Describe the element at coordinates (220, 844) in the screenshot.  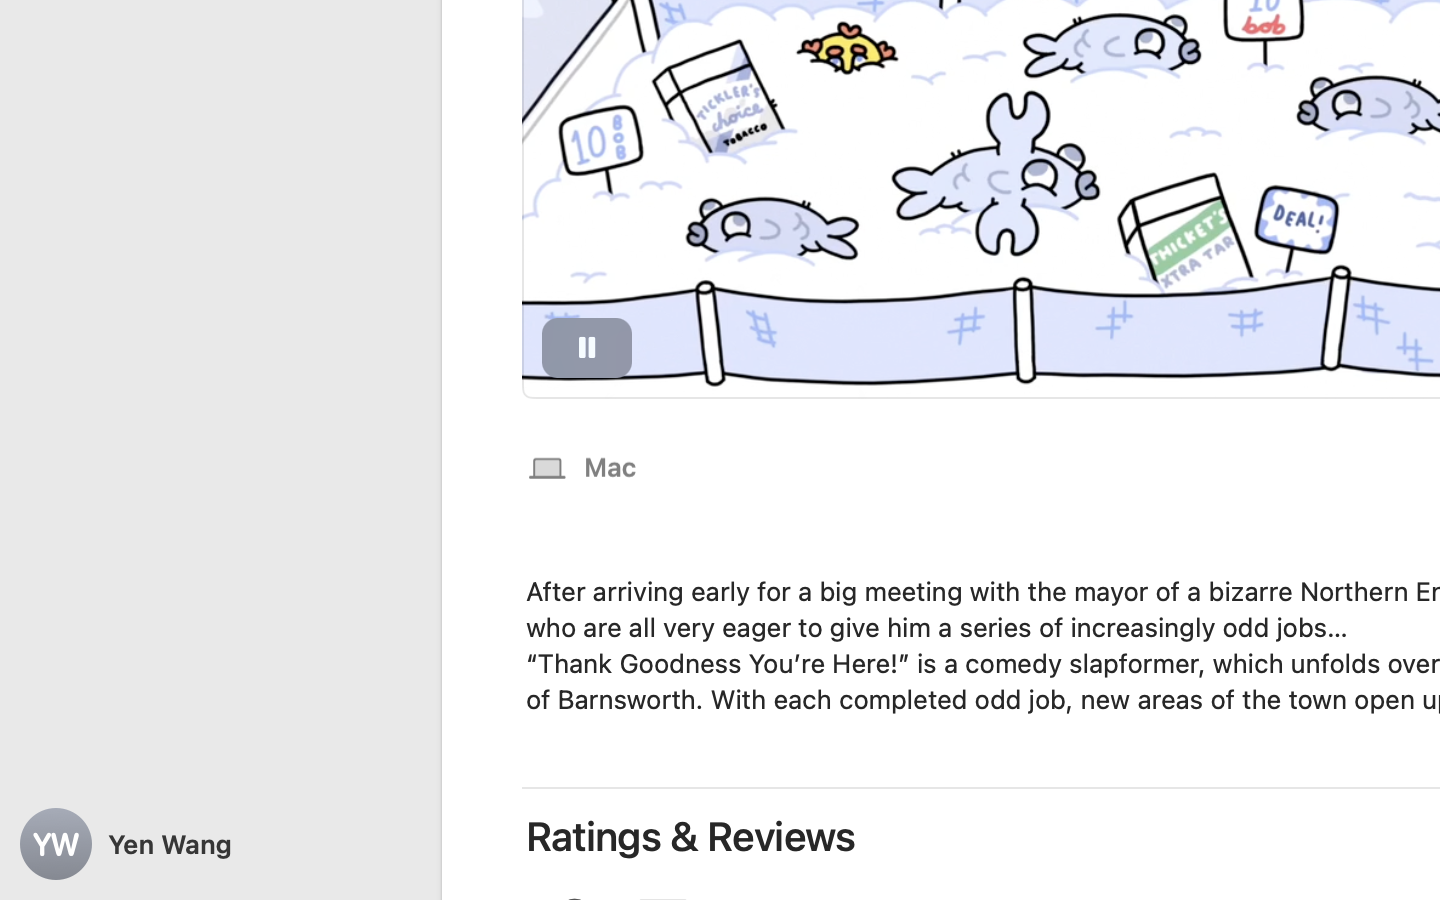
I see `'Yen Wang'` at that location.